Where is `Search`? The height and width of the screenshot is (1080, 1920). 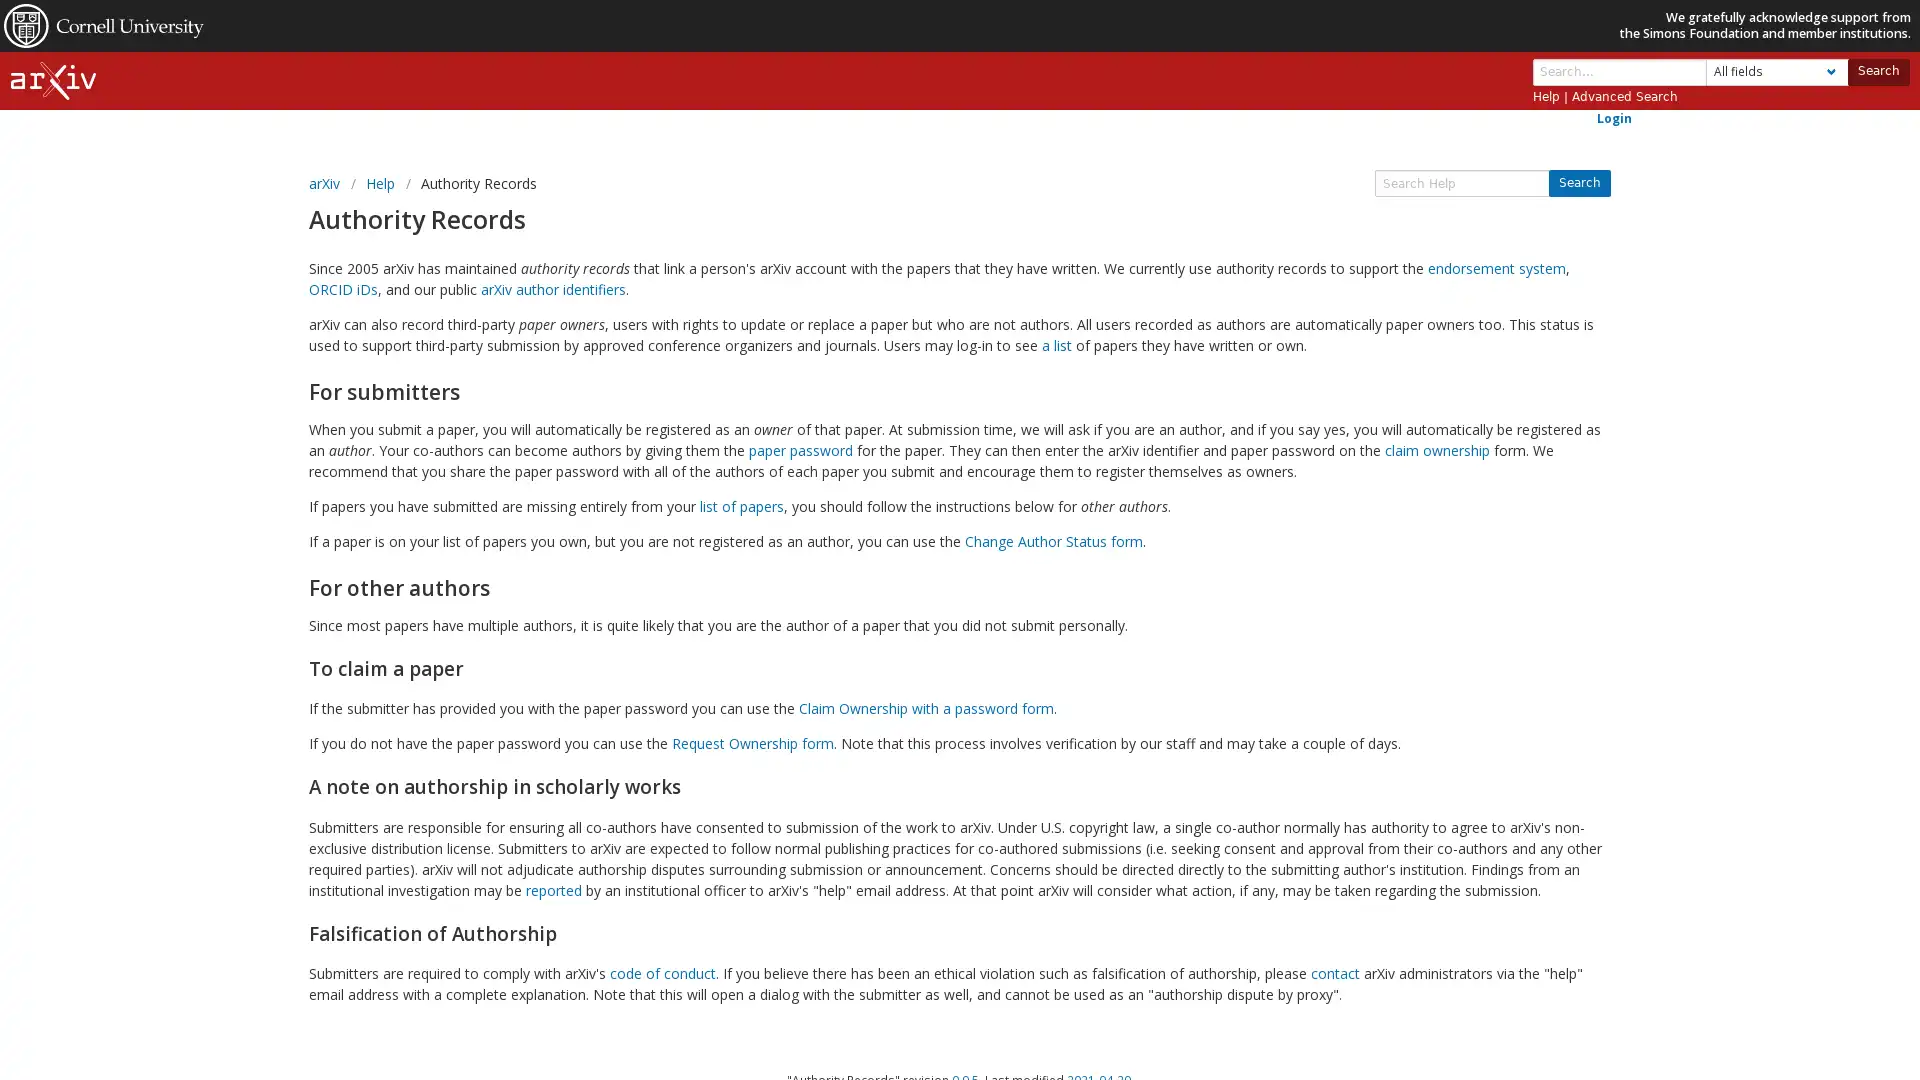
Search is located at coordinates (1876, 70).